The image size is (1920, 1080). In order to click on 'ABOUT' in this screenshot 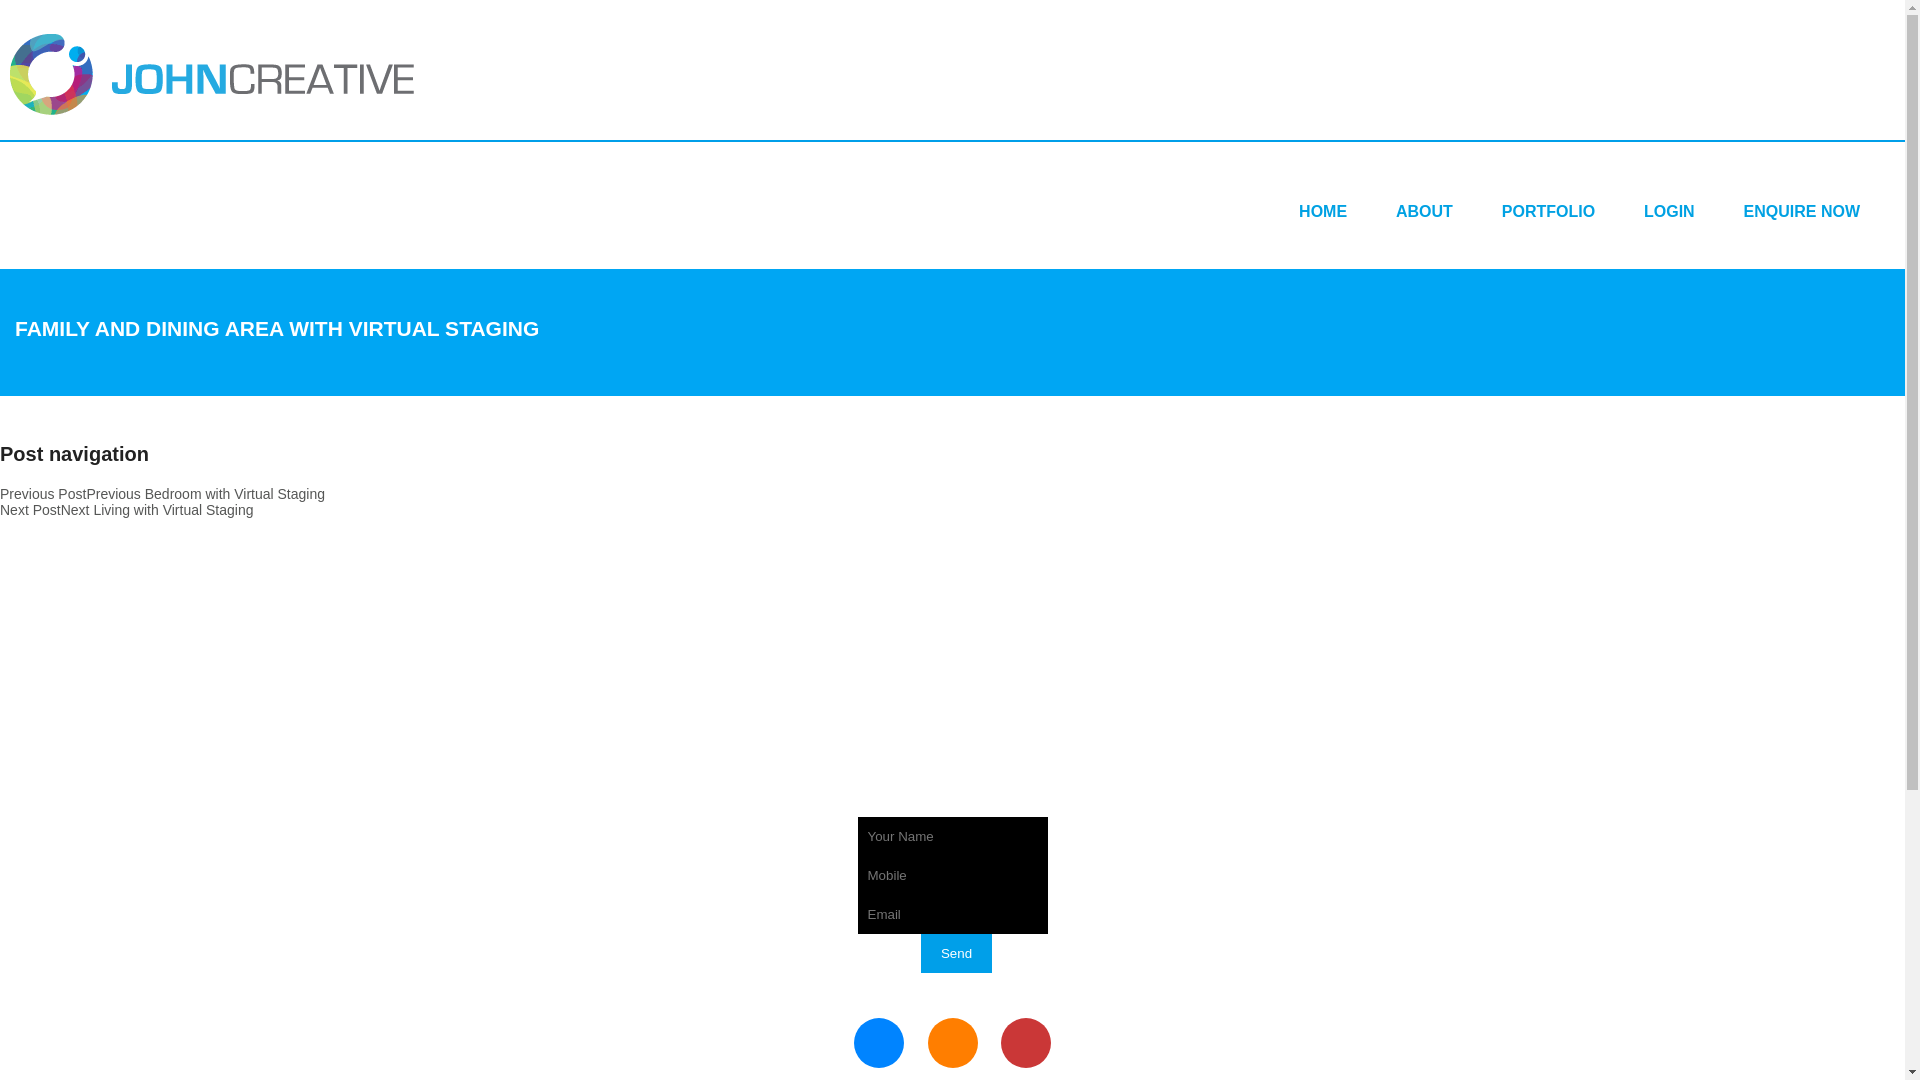, I will do `click(1395, 211)`.